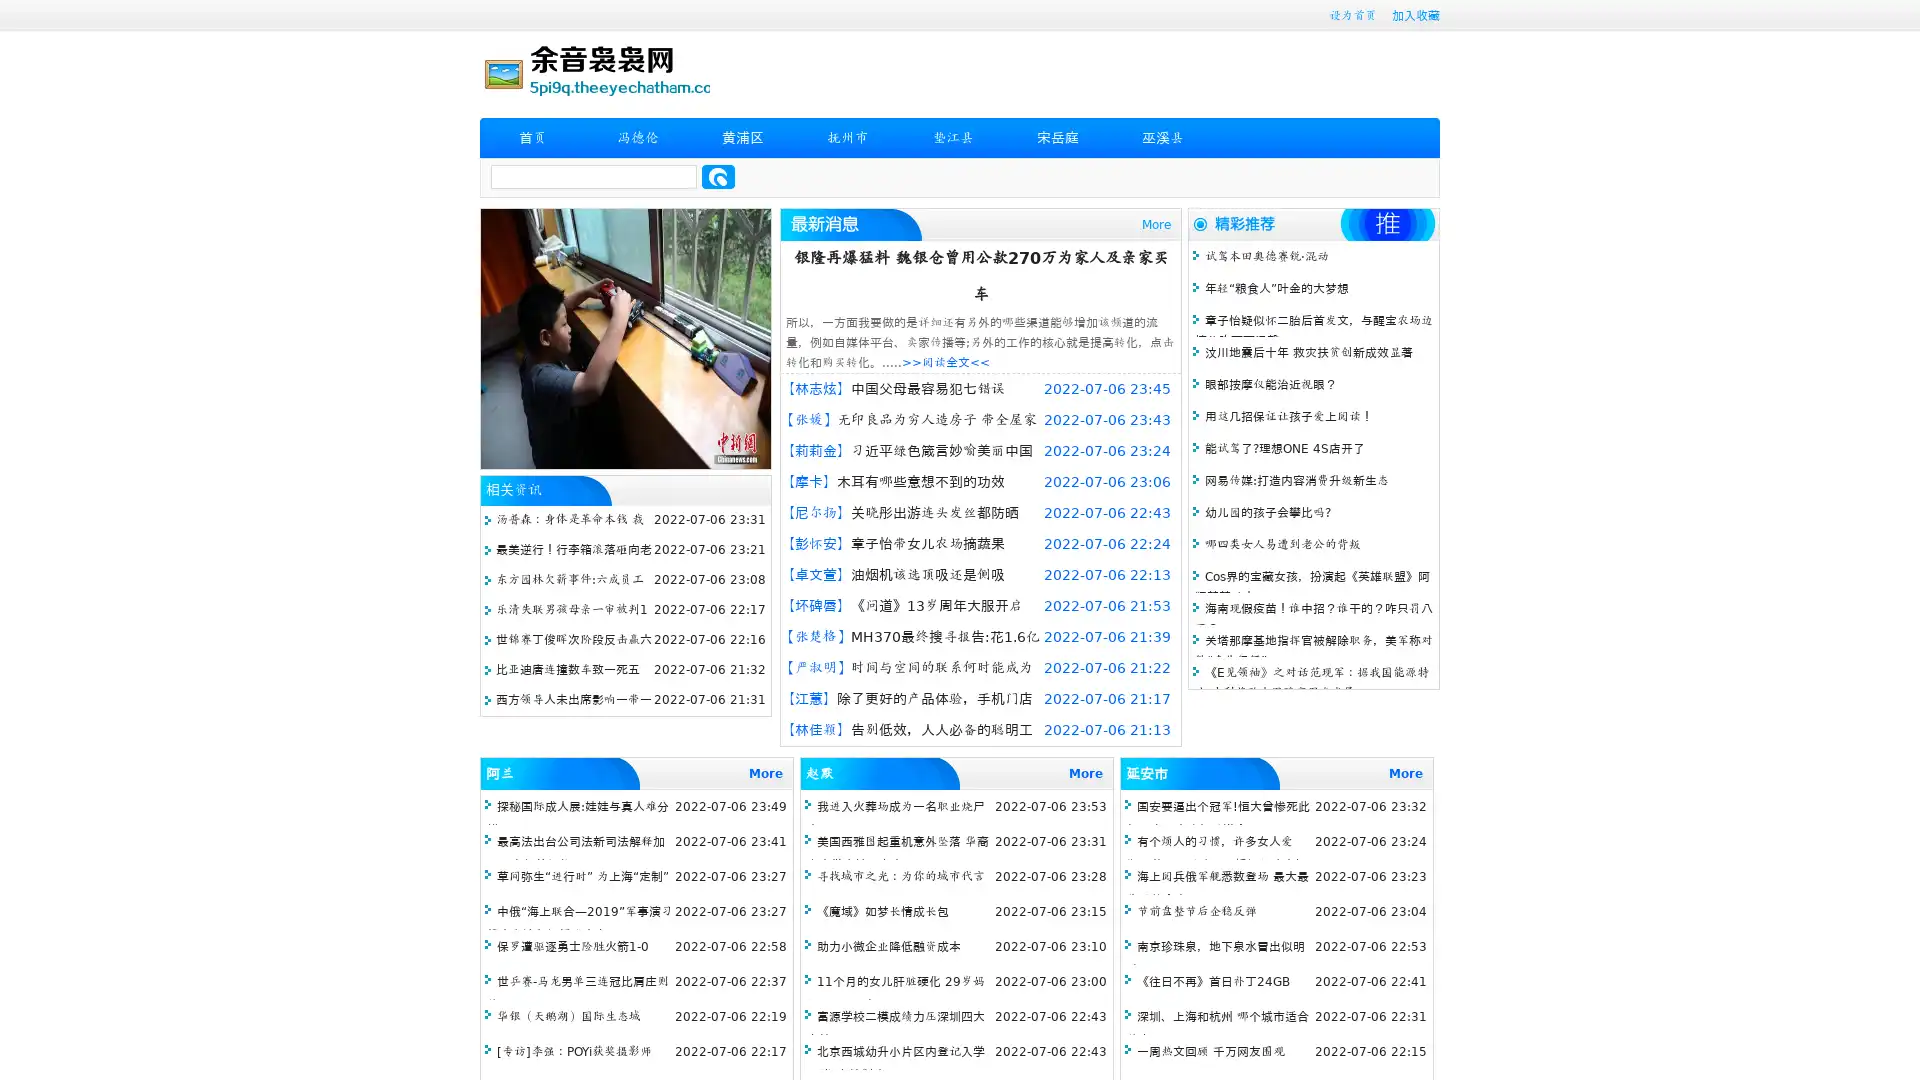 This screenshot has width=1920, height=1080. What do you see at coordinates (718, 176) in the screenshot?
I see `Search` at bounding box center [718, 176].